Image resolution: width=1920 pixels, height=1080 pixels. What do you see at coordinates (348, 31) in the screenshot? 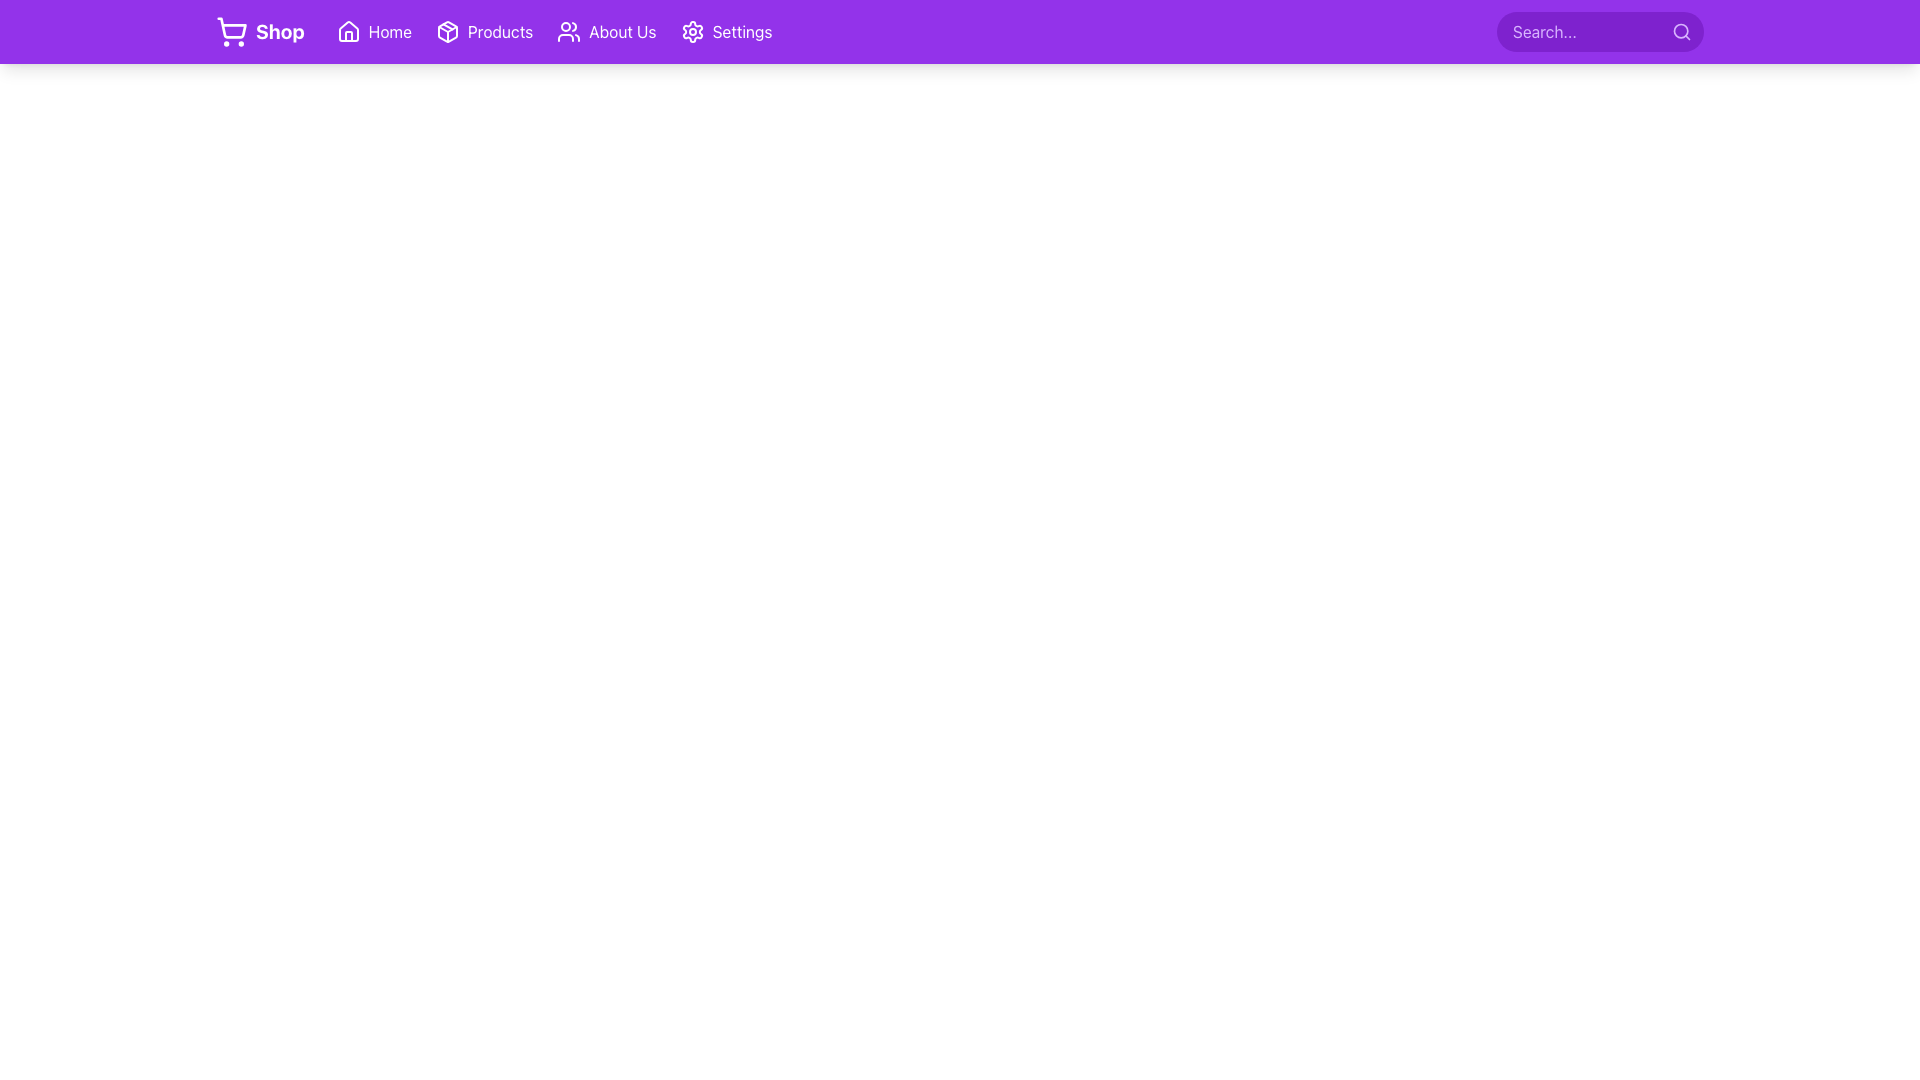
I see `the house icon with a minimalist design` at bounding box center [348, 31].